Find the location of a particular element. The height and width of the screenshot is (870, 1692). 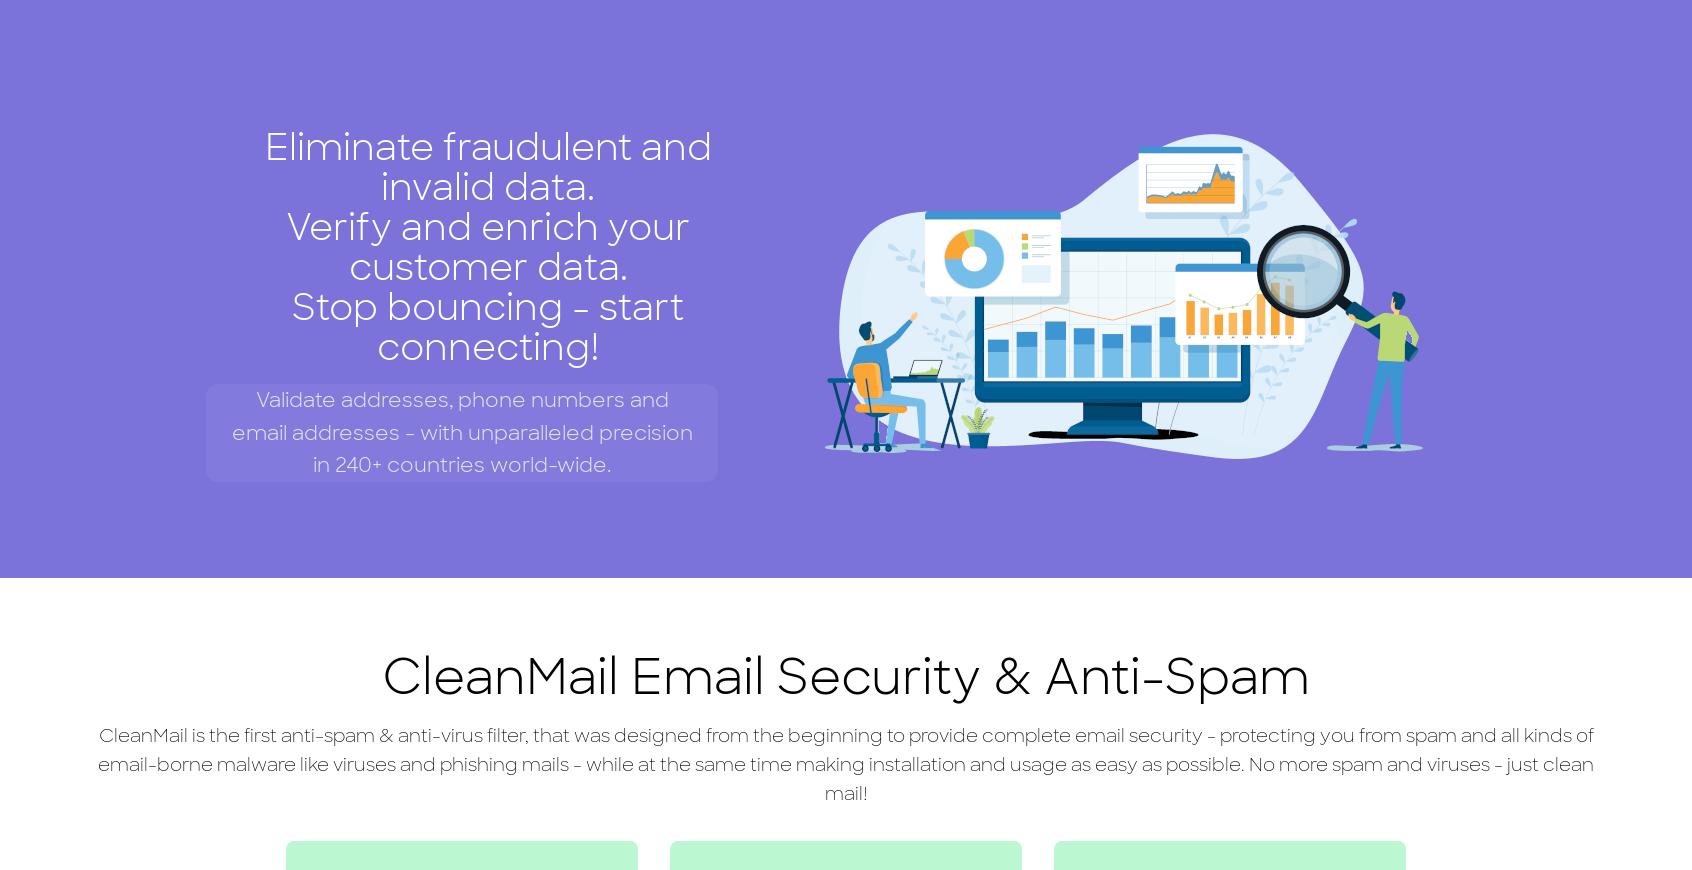

'The Delay Filter itself already blocks up to 73% of all junk mails while causing
                                    only minimal resource usage on the host system.' is located at coordinates (1439, 276).